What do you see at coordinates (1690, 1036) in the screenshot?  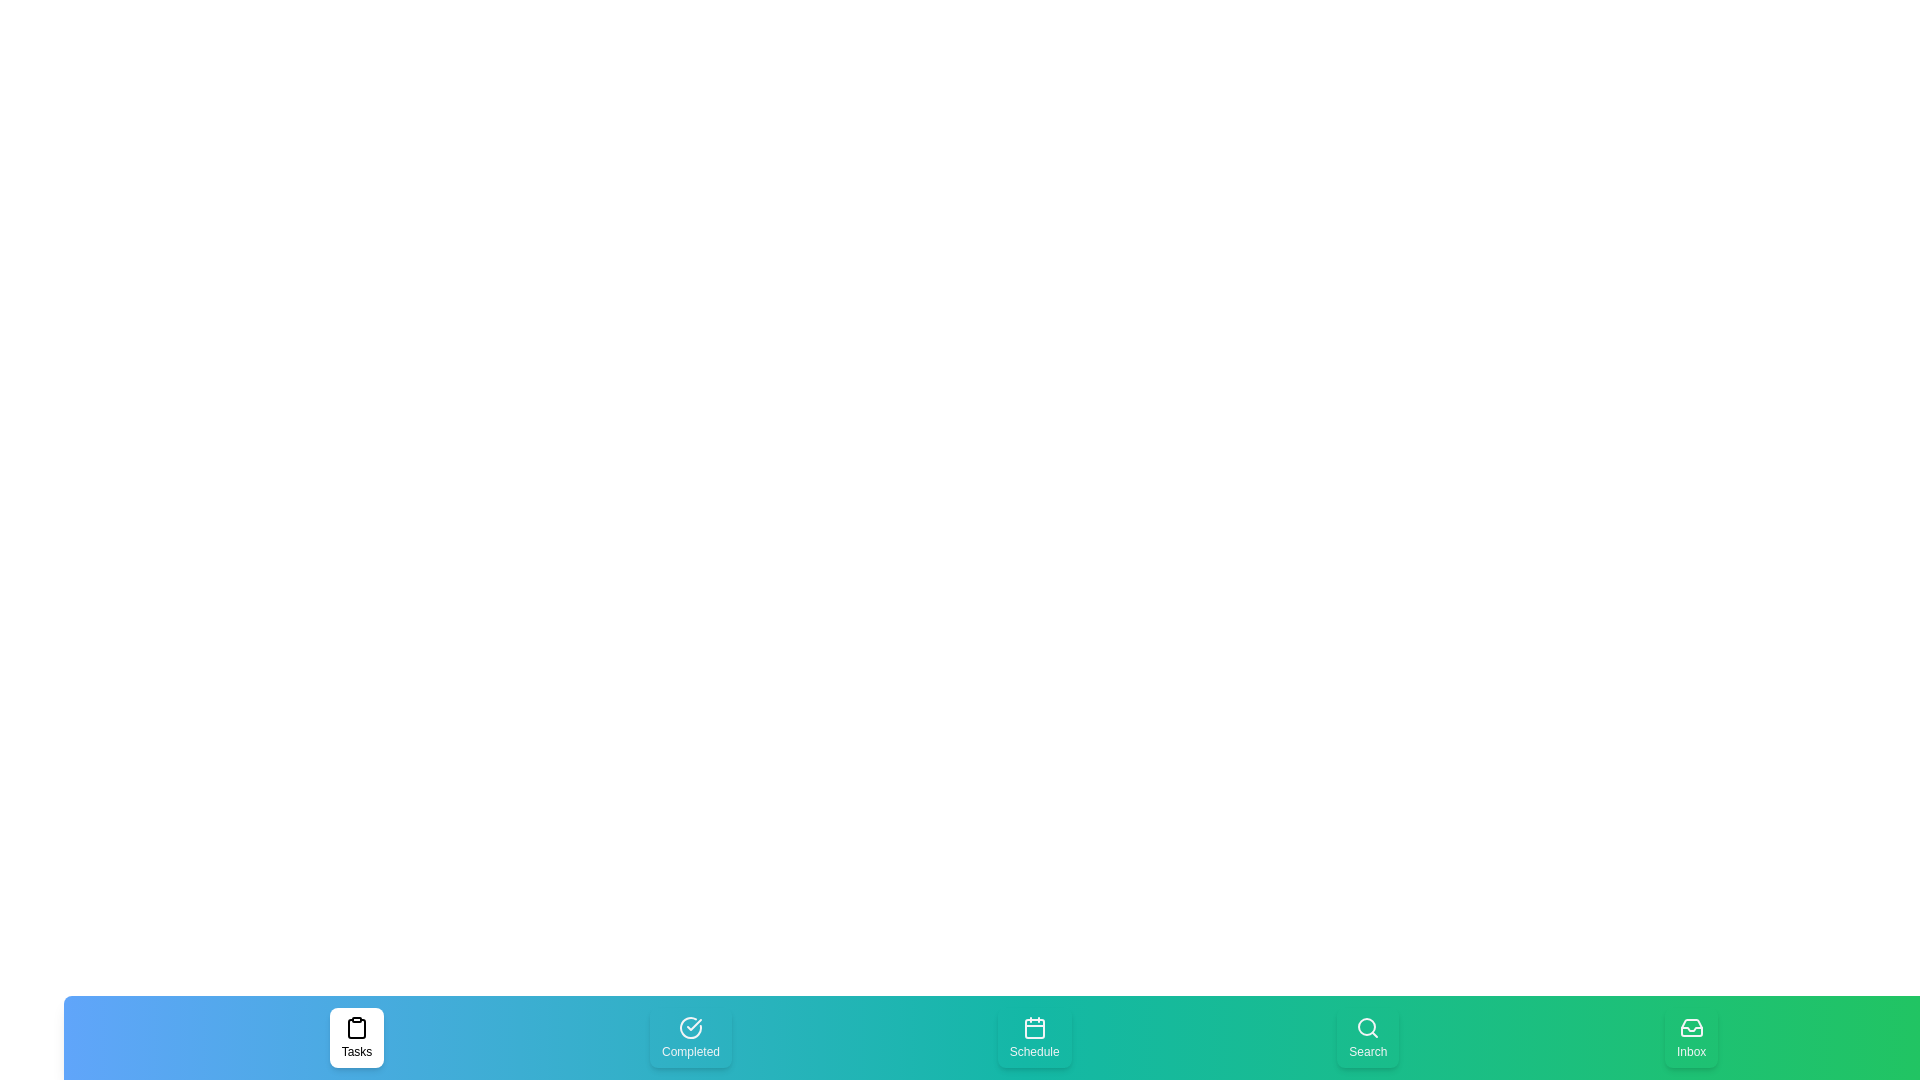 I see `the icon of the Inbox tab to observe its visual response` at bounding box center [1690, 1036].